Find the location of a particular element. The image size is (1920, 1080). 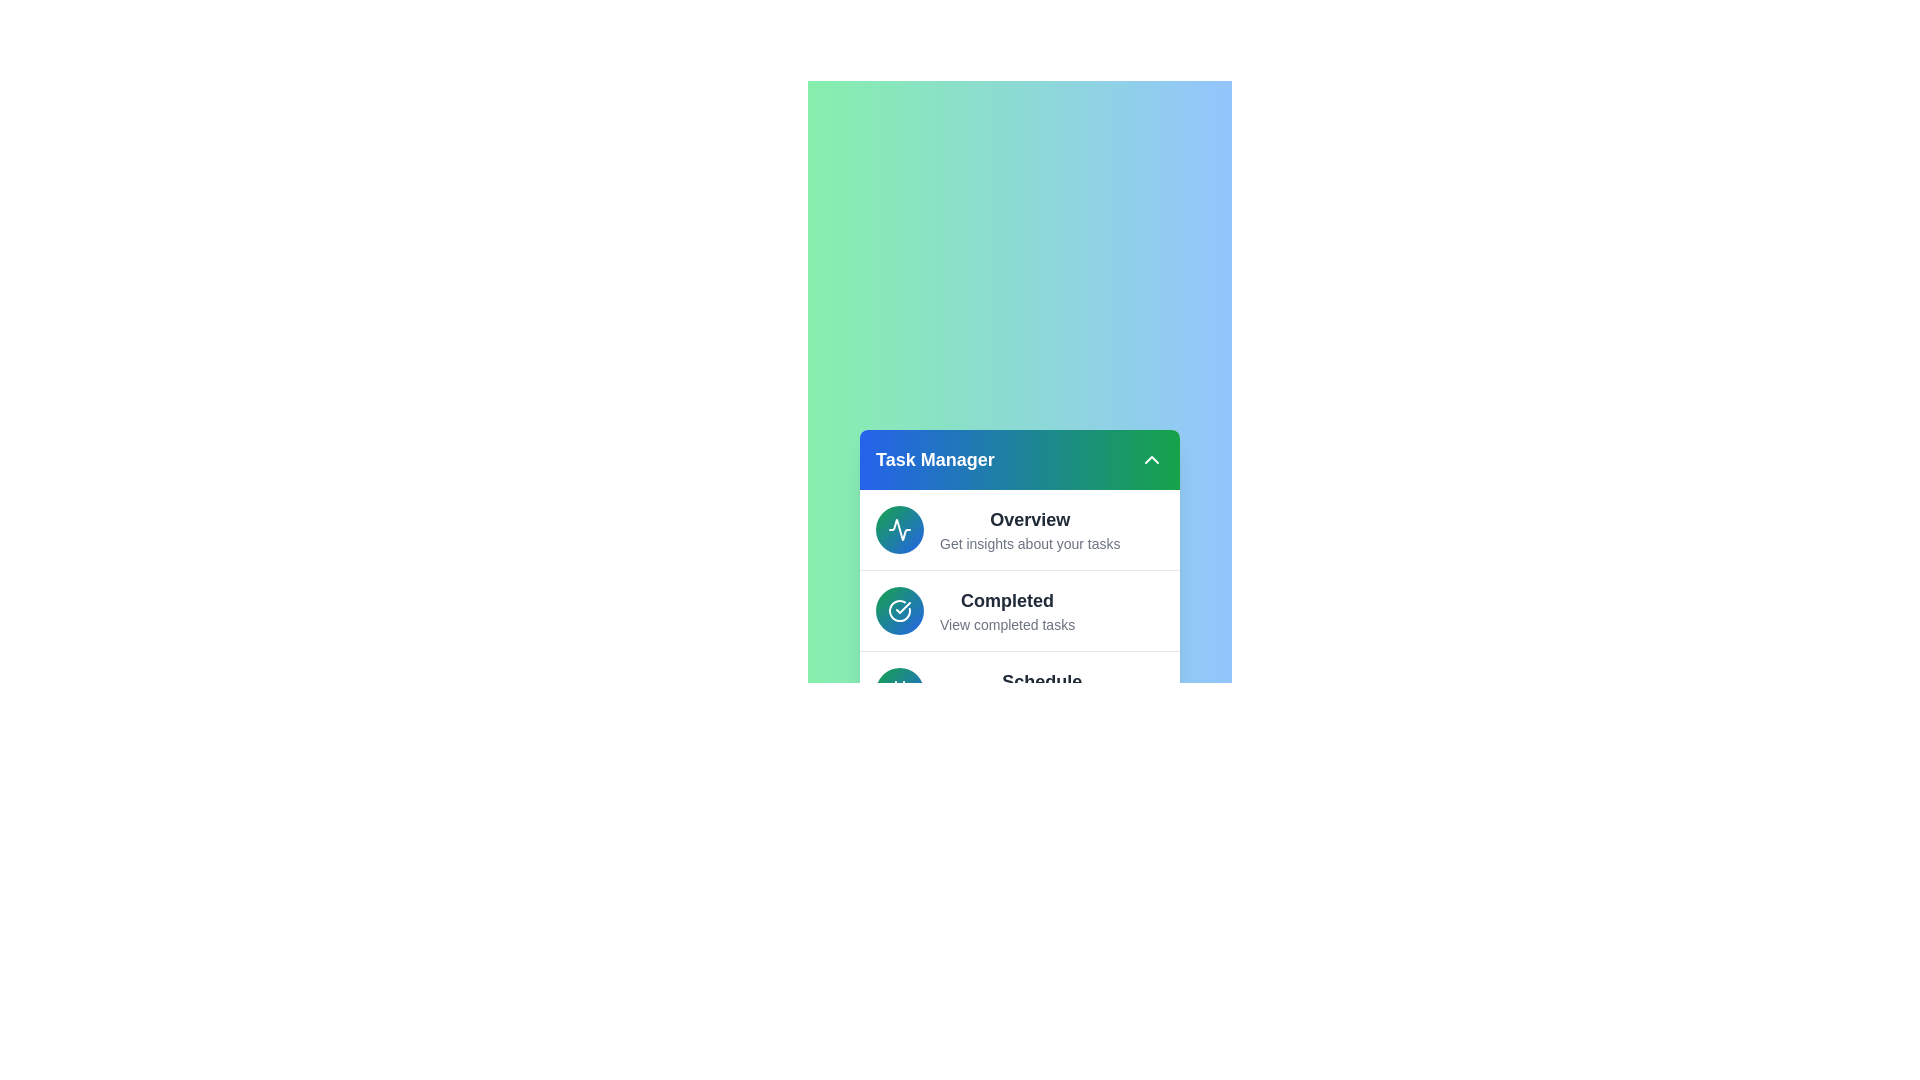

dropdown button to toggle the menu's expanded or collapsed state is located at coordinates (1152, 459).